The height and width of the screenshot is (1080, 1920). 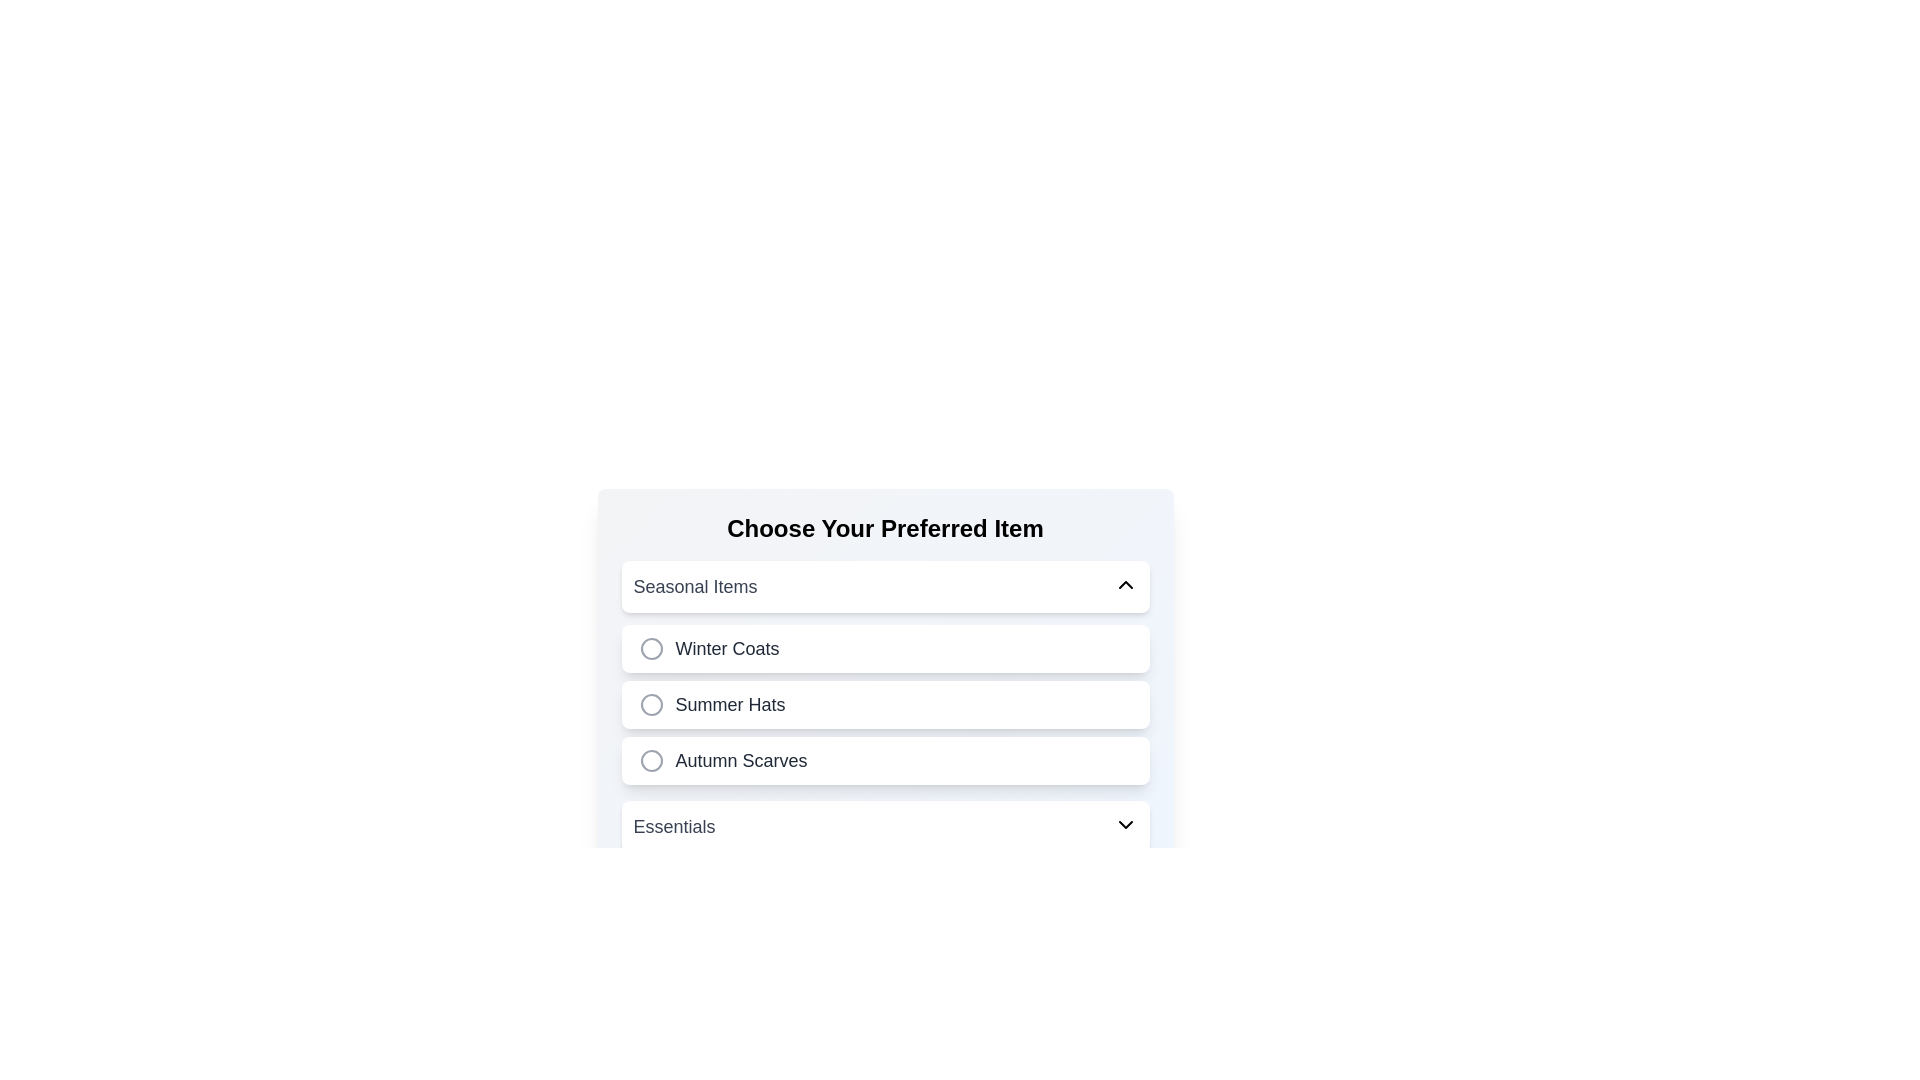 I want to click on the Text Label that describes the selectable option 'Autumn Scarves', located inside the third item of the list under 'Choose Your Preferred Item', to the right of the circular radio button, so click(x=740, y=760).